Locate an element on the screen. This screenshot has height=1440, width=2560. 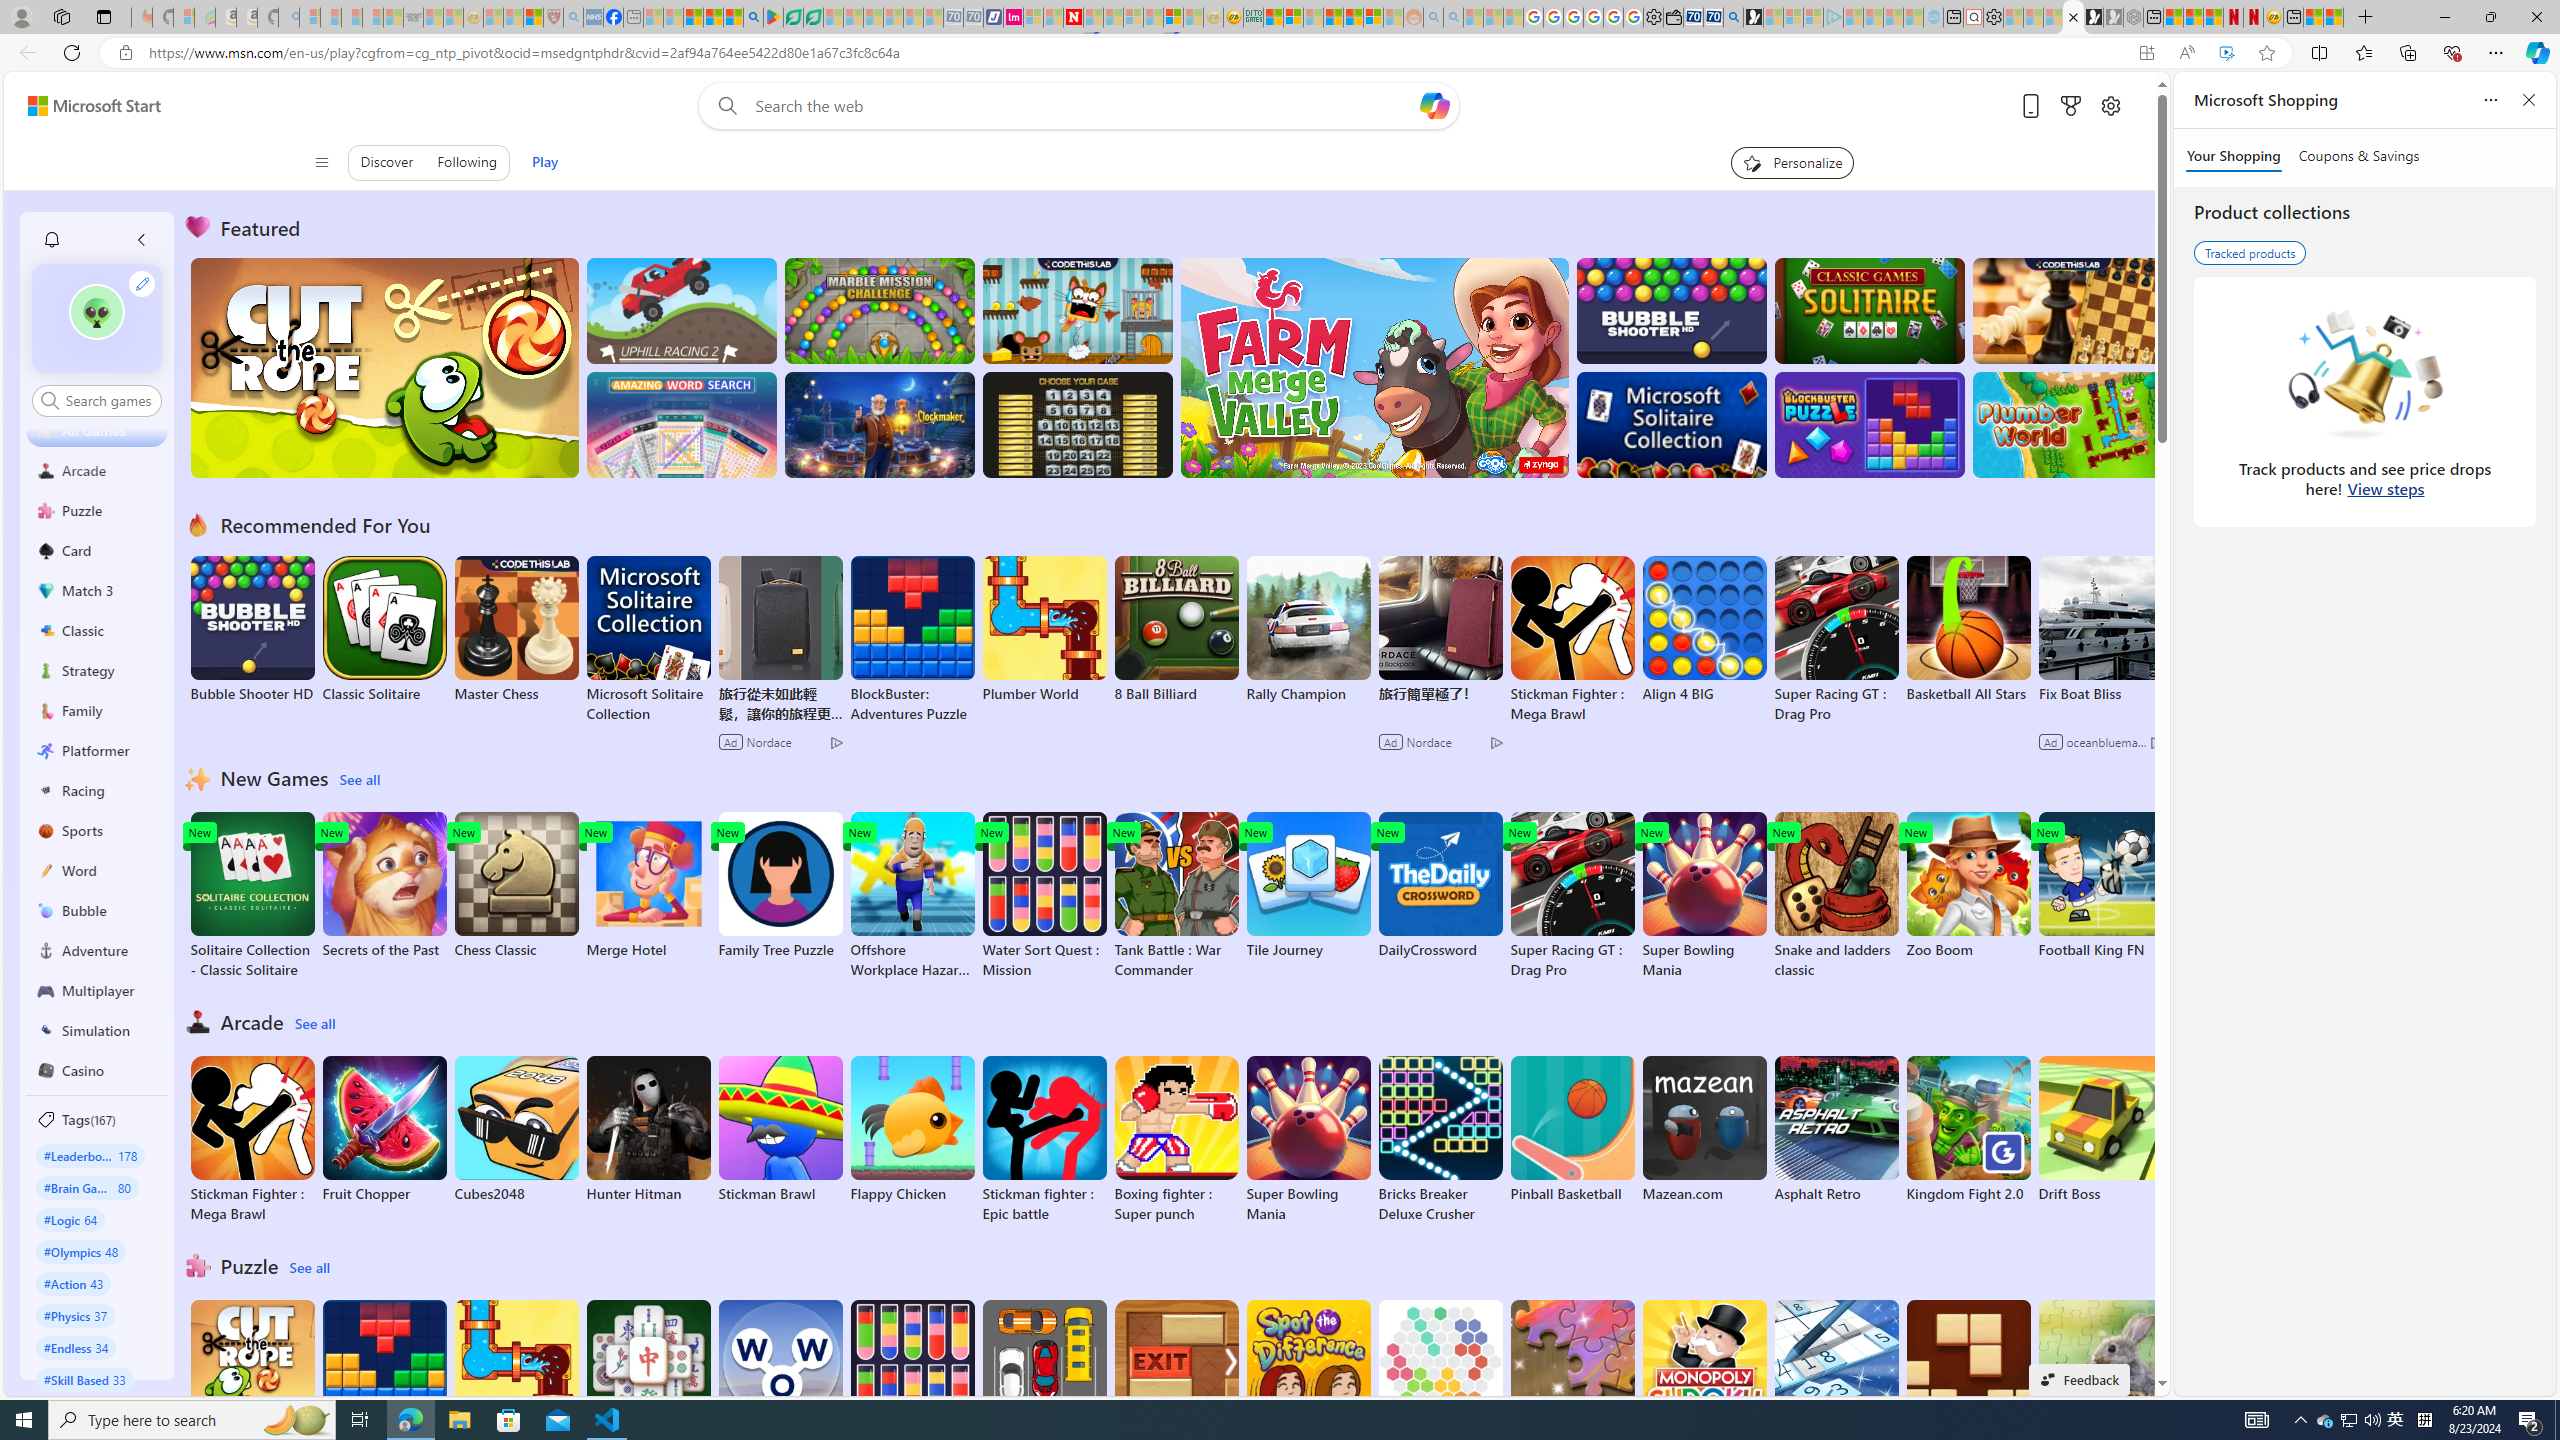
'Deal or No Deal' is located at coordinates (1076, 424).